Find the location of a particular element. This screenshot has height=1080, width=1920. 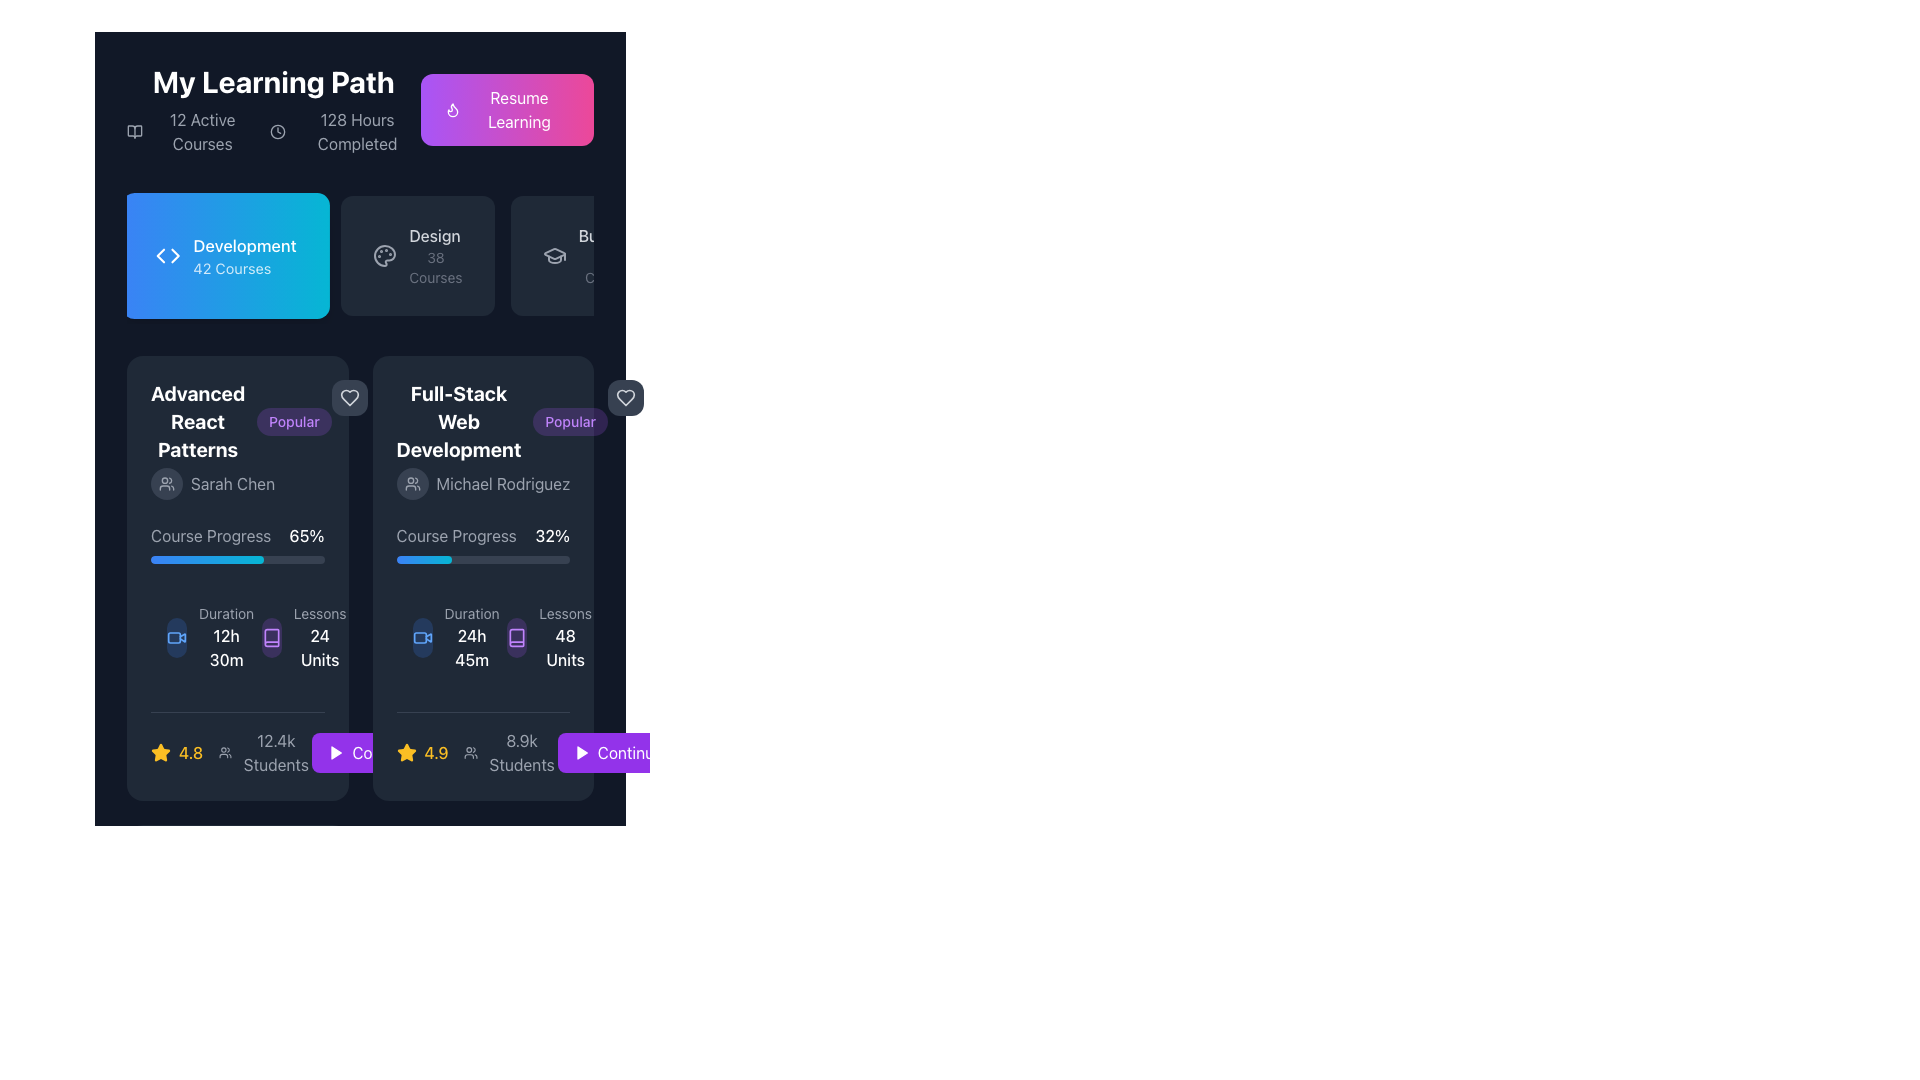

the heart icon in the header section of the 'Advanced React Patterns' course card to favorite the course is located at coordinates (349, 397).